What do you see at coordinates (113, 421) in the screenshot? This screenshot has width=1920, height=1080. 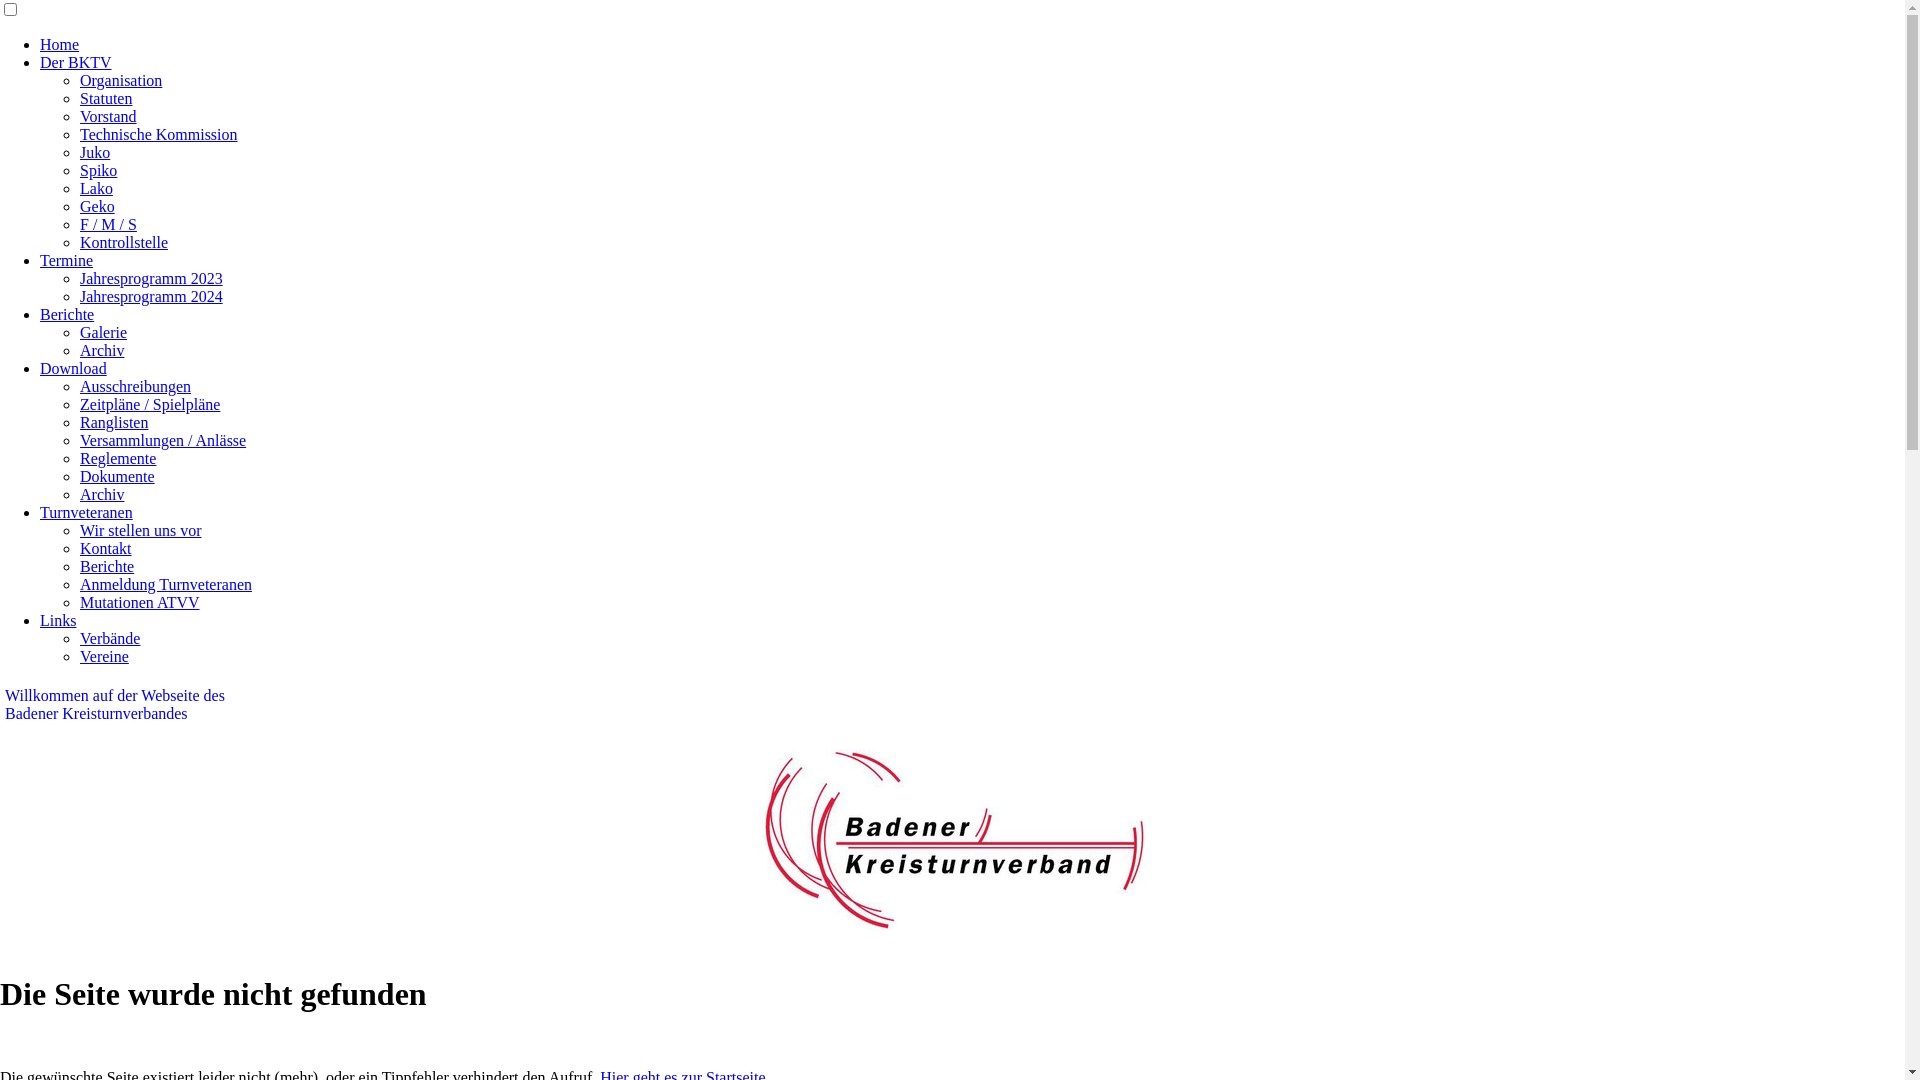 I see `'Ranglisten'` at bounding box center [113, 421].